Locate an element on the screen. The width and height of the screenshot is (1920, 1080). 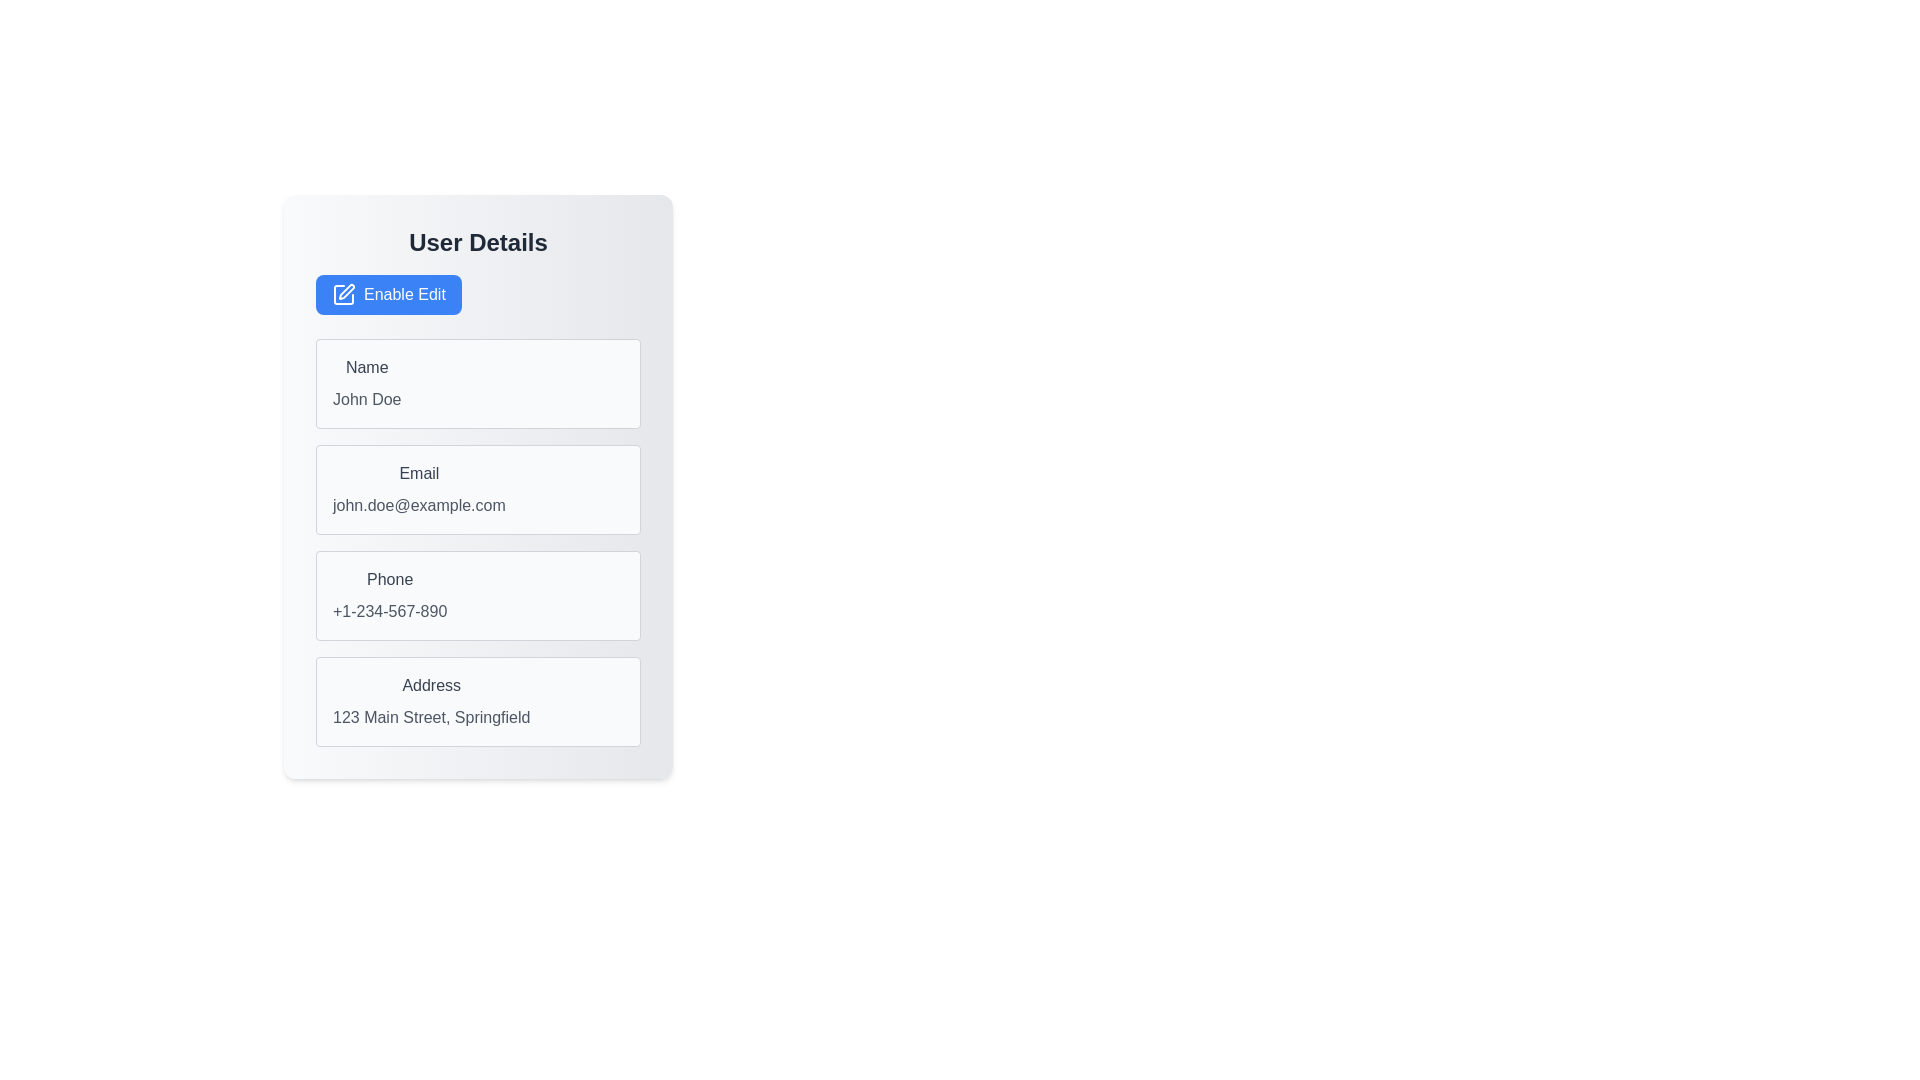
the static text element displaying the name 'John Doe', which is located beneath the 'Name' label in the top-left portion of the layout is located at coordinates (367, 400).